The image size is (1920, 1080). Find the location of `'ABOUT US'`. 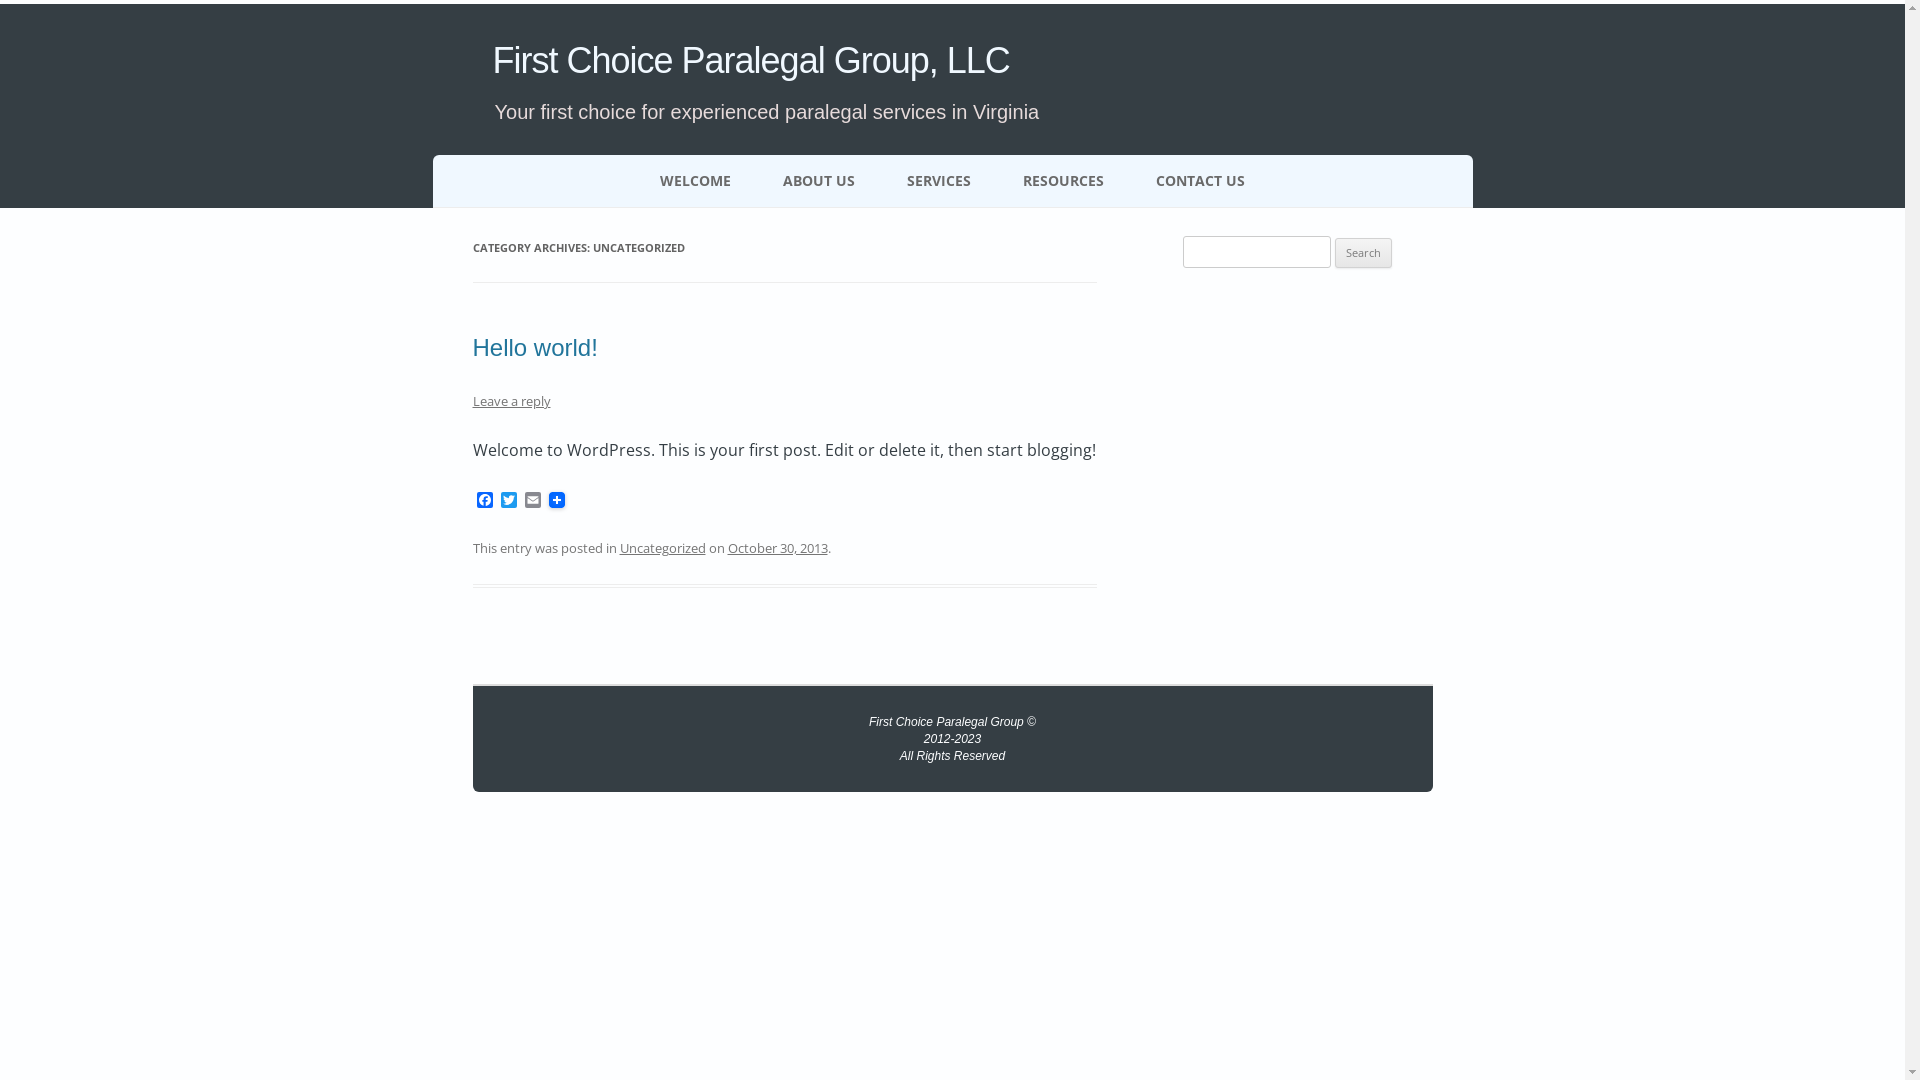

'ABOUT US' is located at coordinates (819, 181).